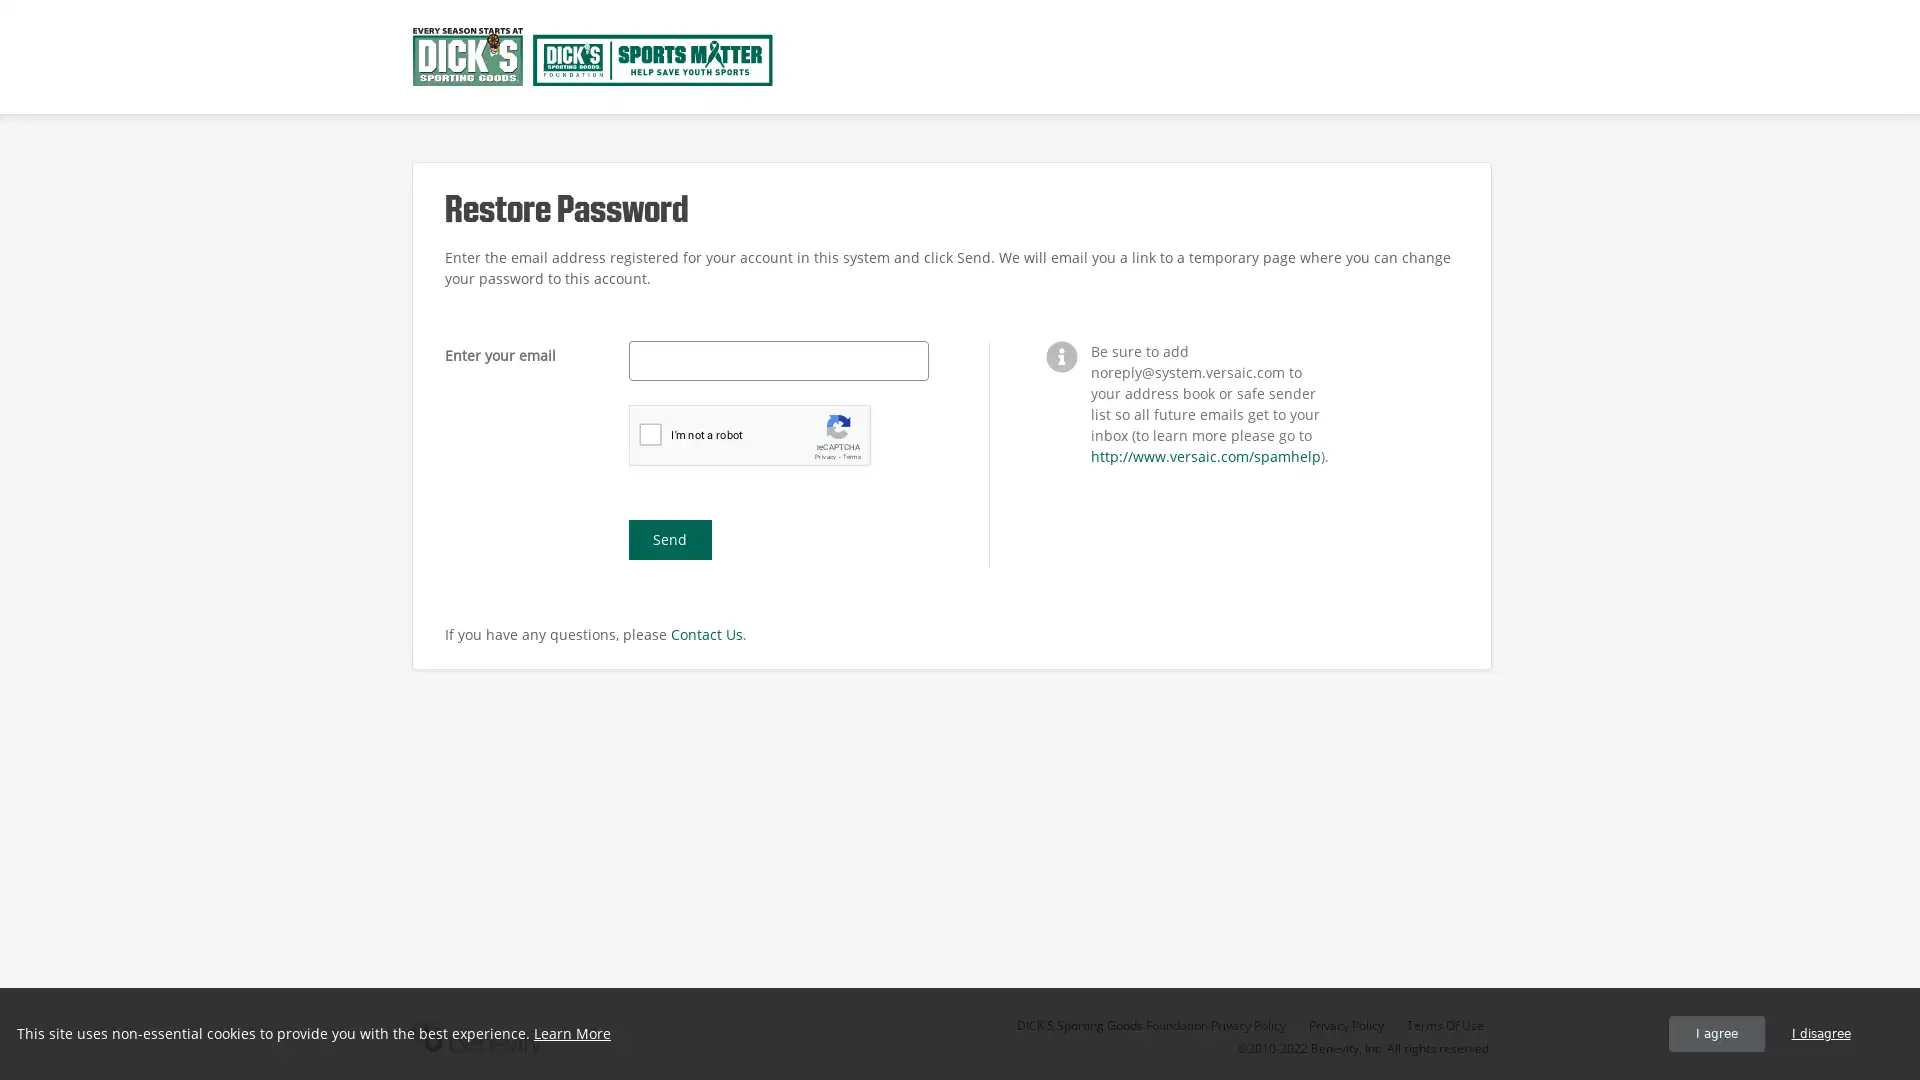 The width and height of the screenshot is (1920, 1080). I want to click on Send, so click(669, 540).